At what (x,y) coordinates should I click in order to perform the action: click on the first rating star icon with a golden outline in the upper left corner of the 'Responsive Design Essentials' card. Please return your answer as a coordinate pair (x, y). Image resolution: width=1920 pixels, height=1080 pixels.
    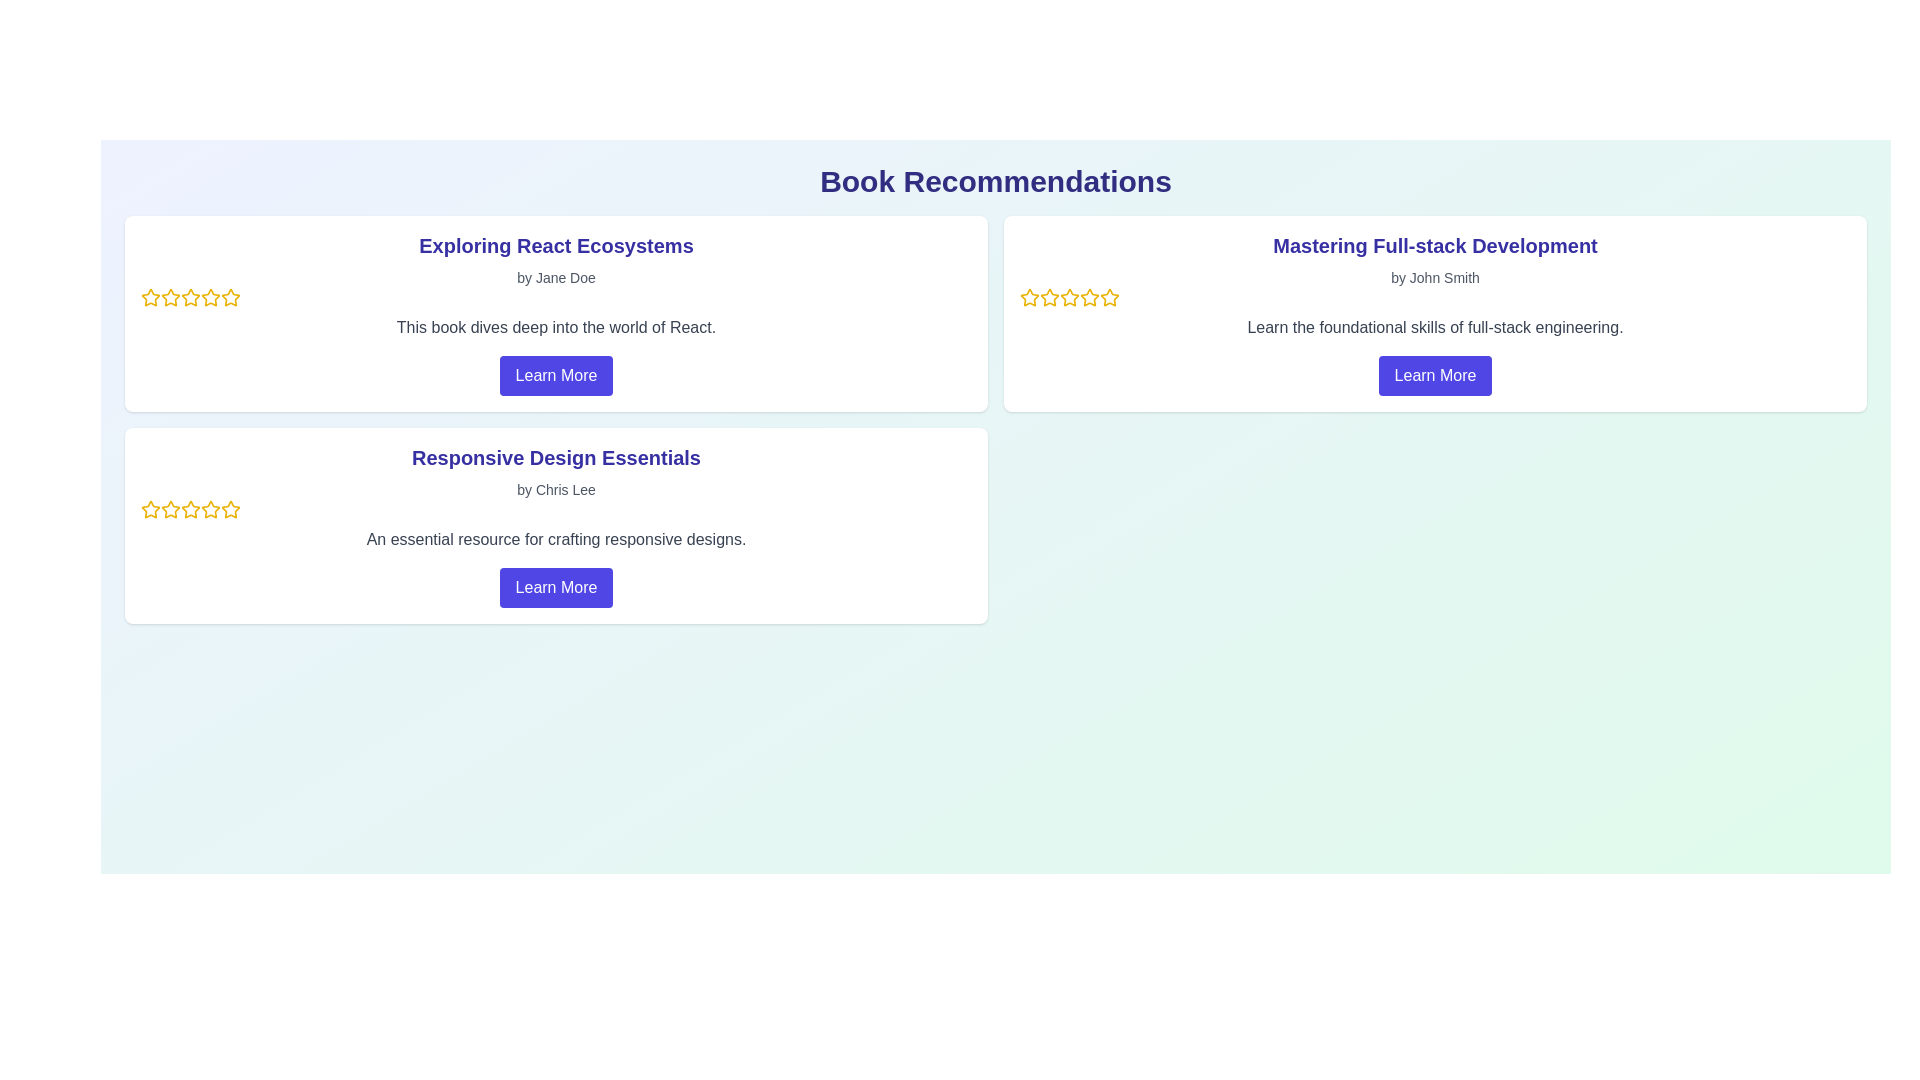
    Looking at the image, I should click on (149, 508).